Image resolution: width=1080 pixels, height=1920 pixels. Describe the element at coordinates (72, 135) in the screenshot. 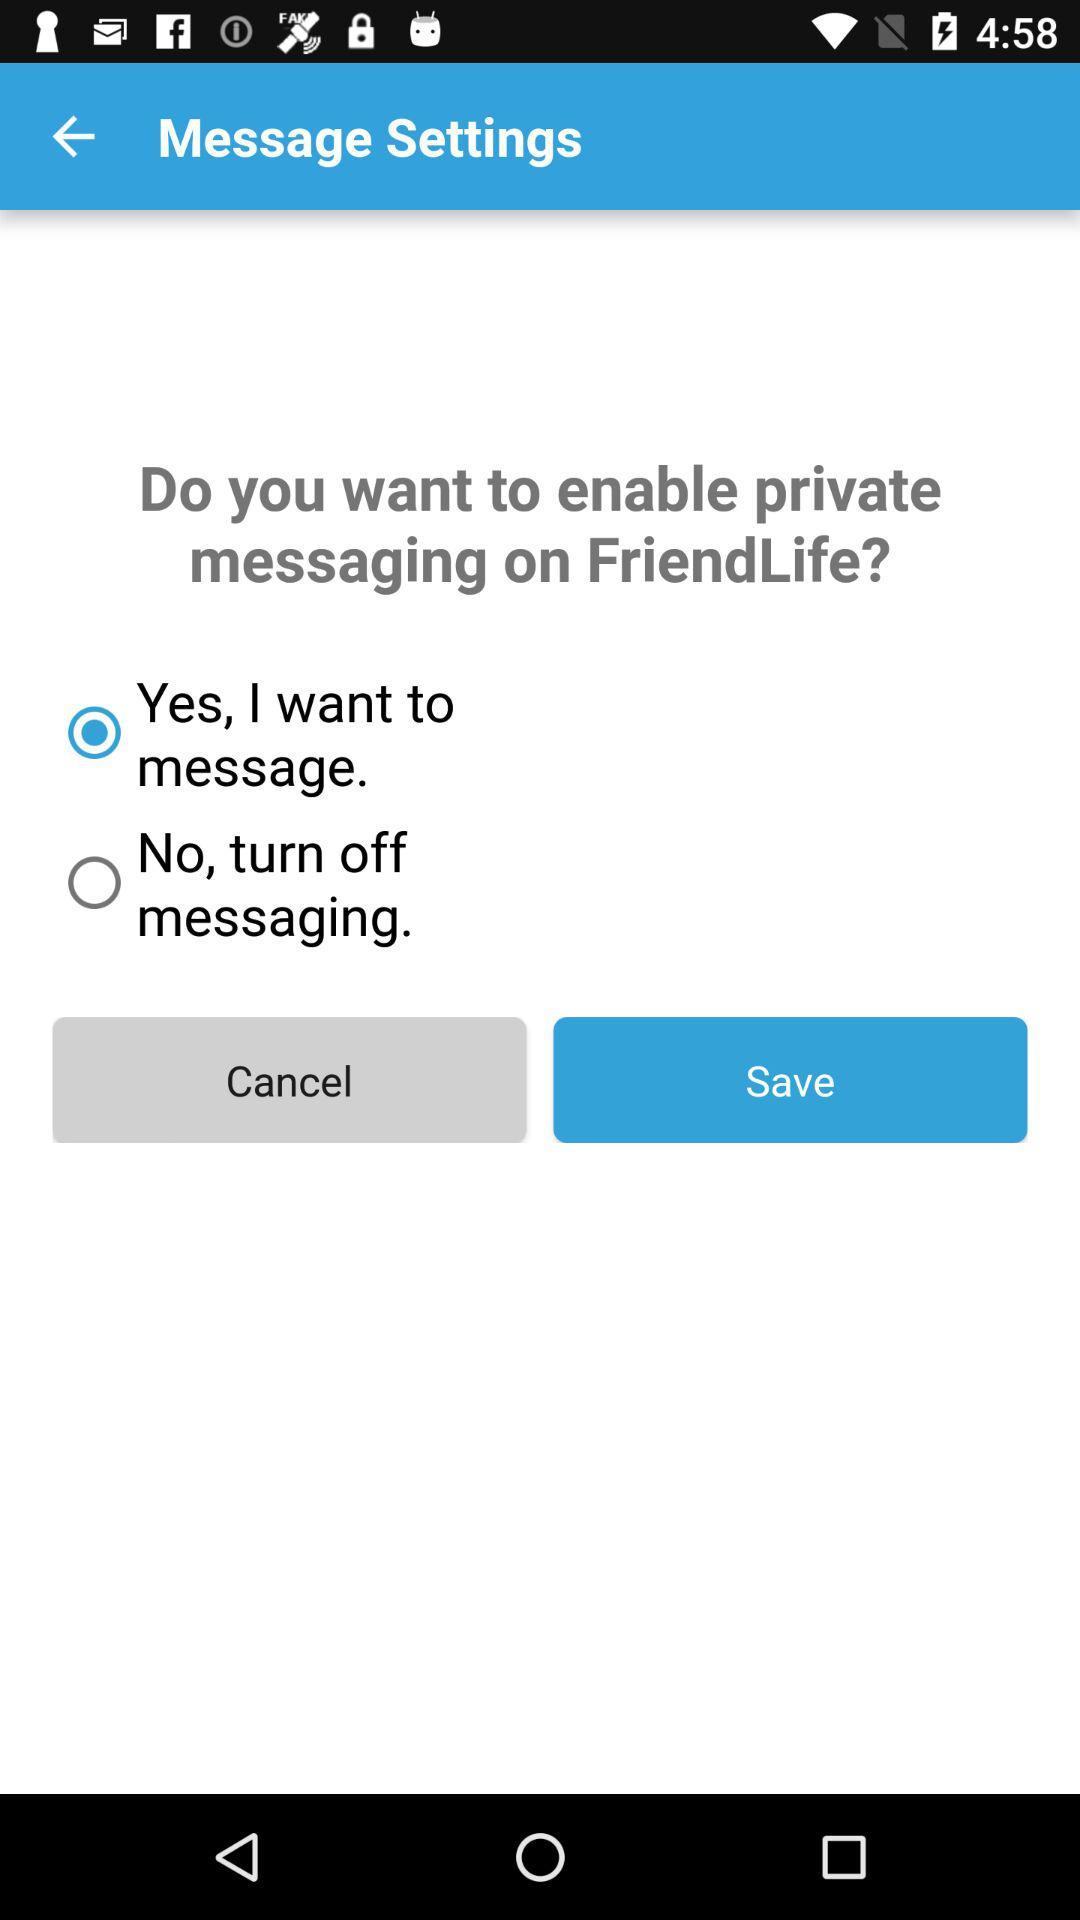

I see `the item at the top left corner` at that location.